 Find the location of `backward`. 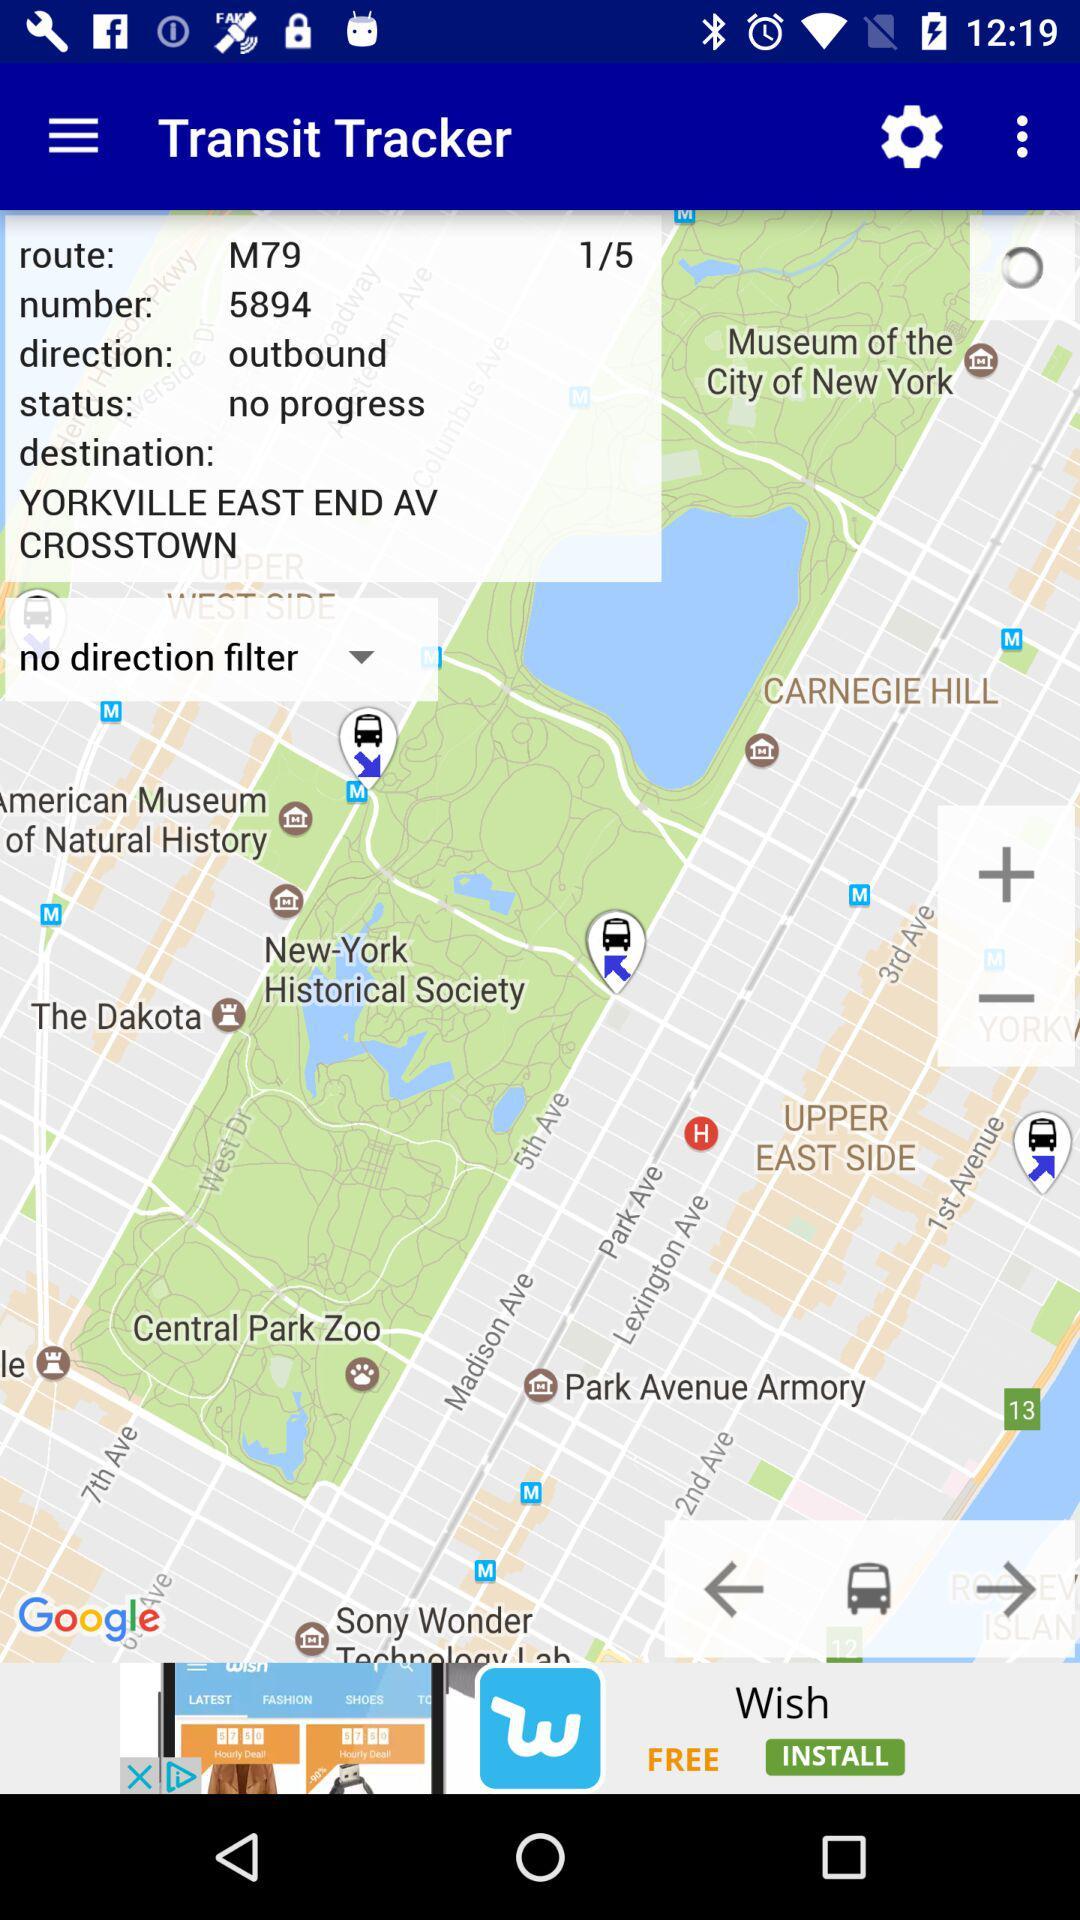

backward is located at coordinates (733, 1587).